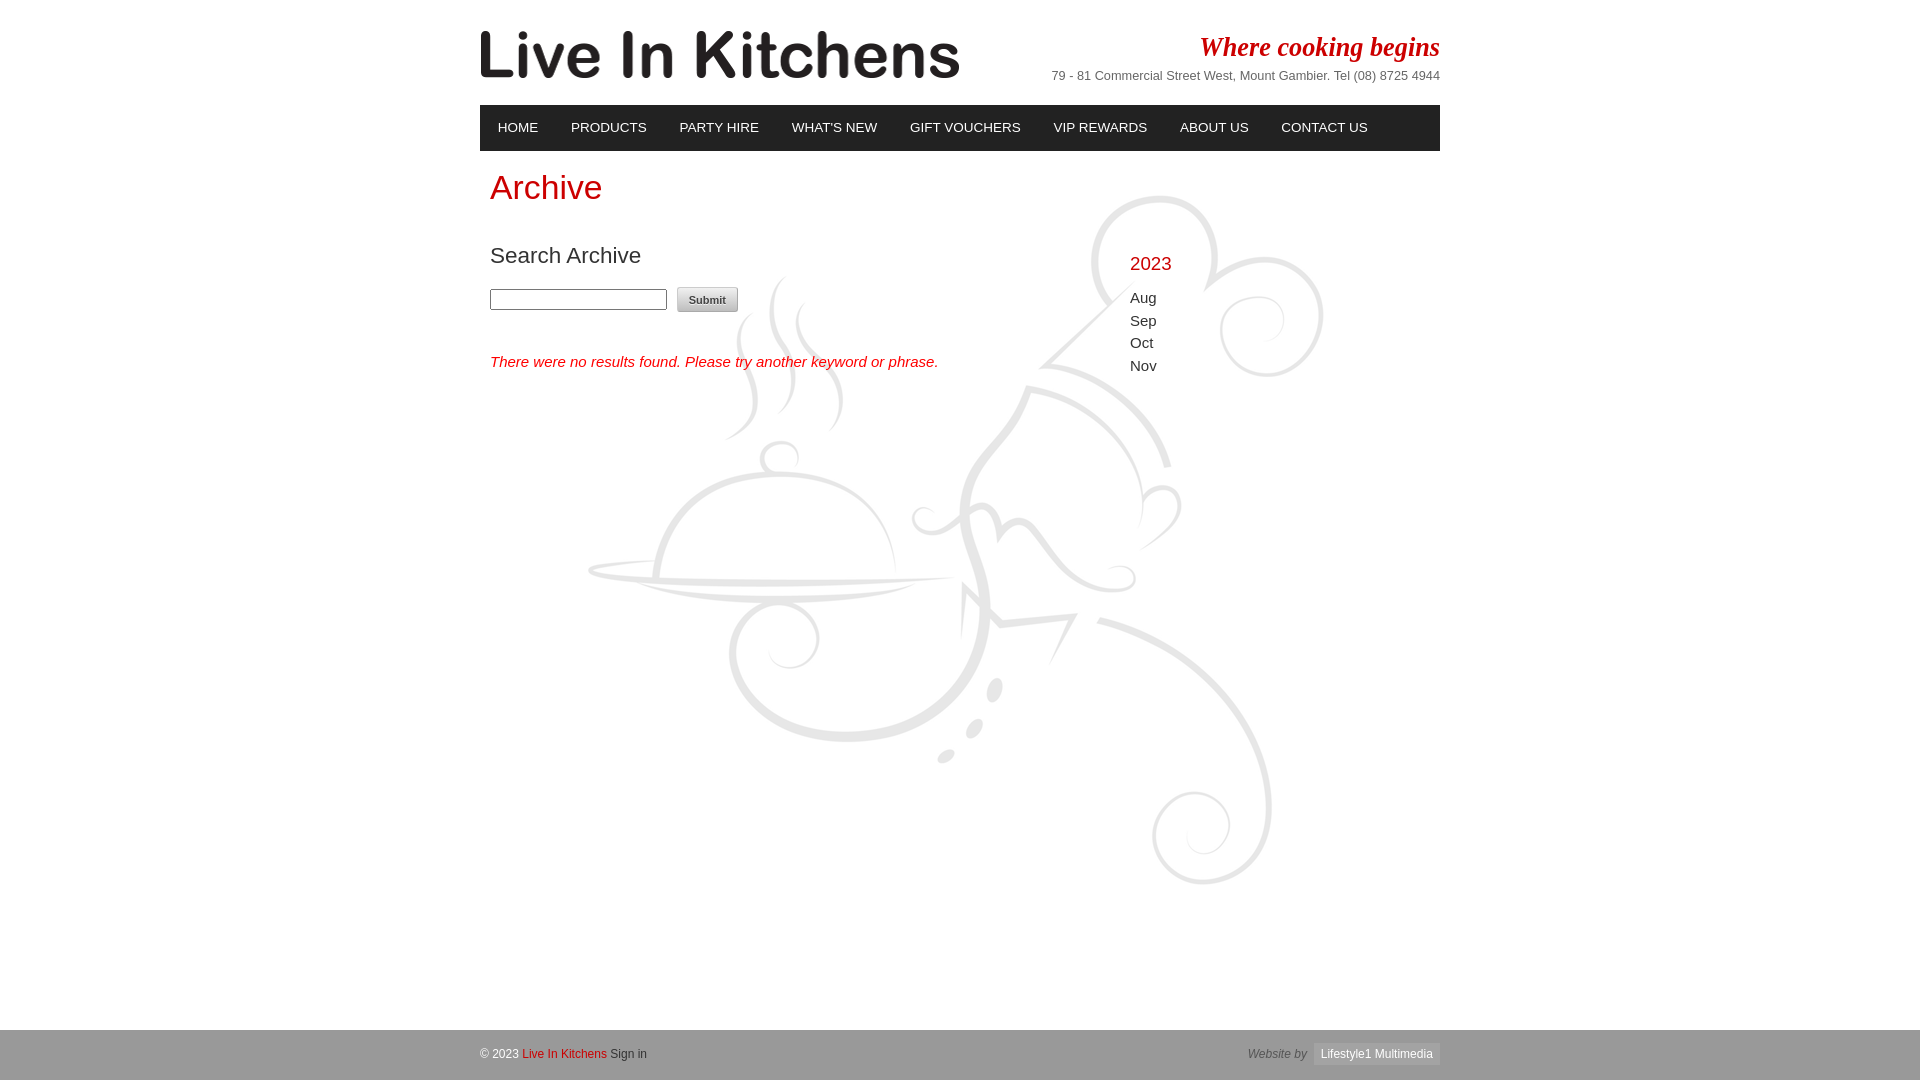  Describe the element at coordinates (718, 128) in the screenshot. I see `'PARTY HIRE'` at that location.